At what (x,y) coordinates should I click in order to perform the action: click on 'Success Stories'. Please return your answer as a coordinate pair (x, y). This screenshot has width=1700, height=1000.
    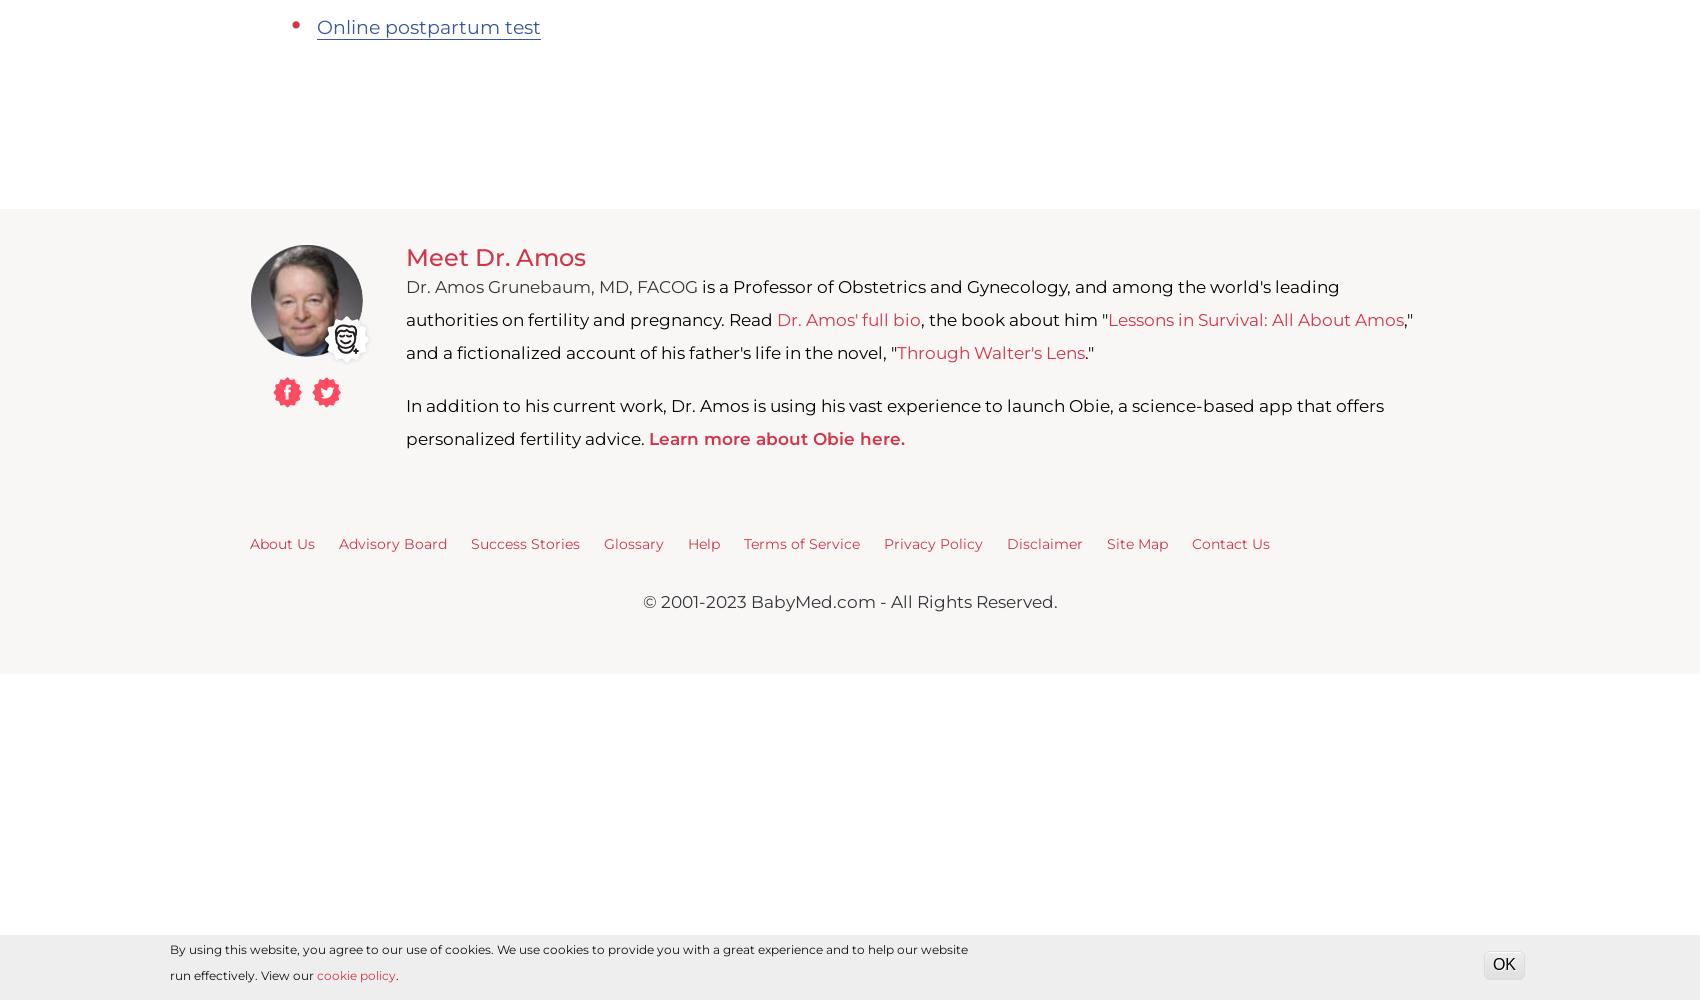
    Looking at the image, I should click on (525, 543).